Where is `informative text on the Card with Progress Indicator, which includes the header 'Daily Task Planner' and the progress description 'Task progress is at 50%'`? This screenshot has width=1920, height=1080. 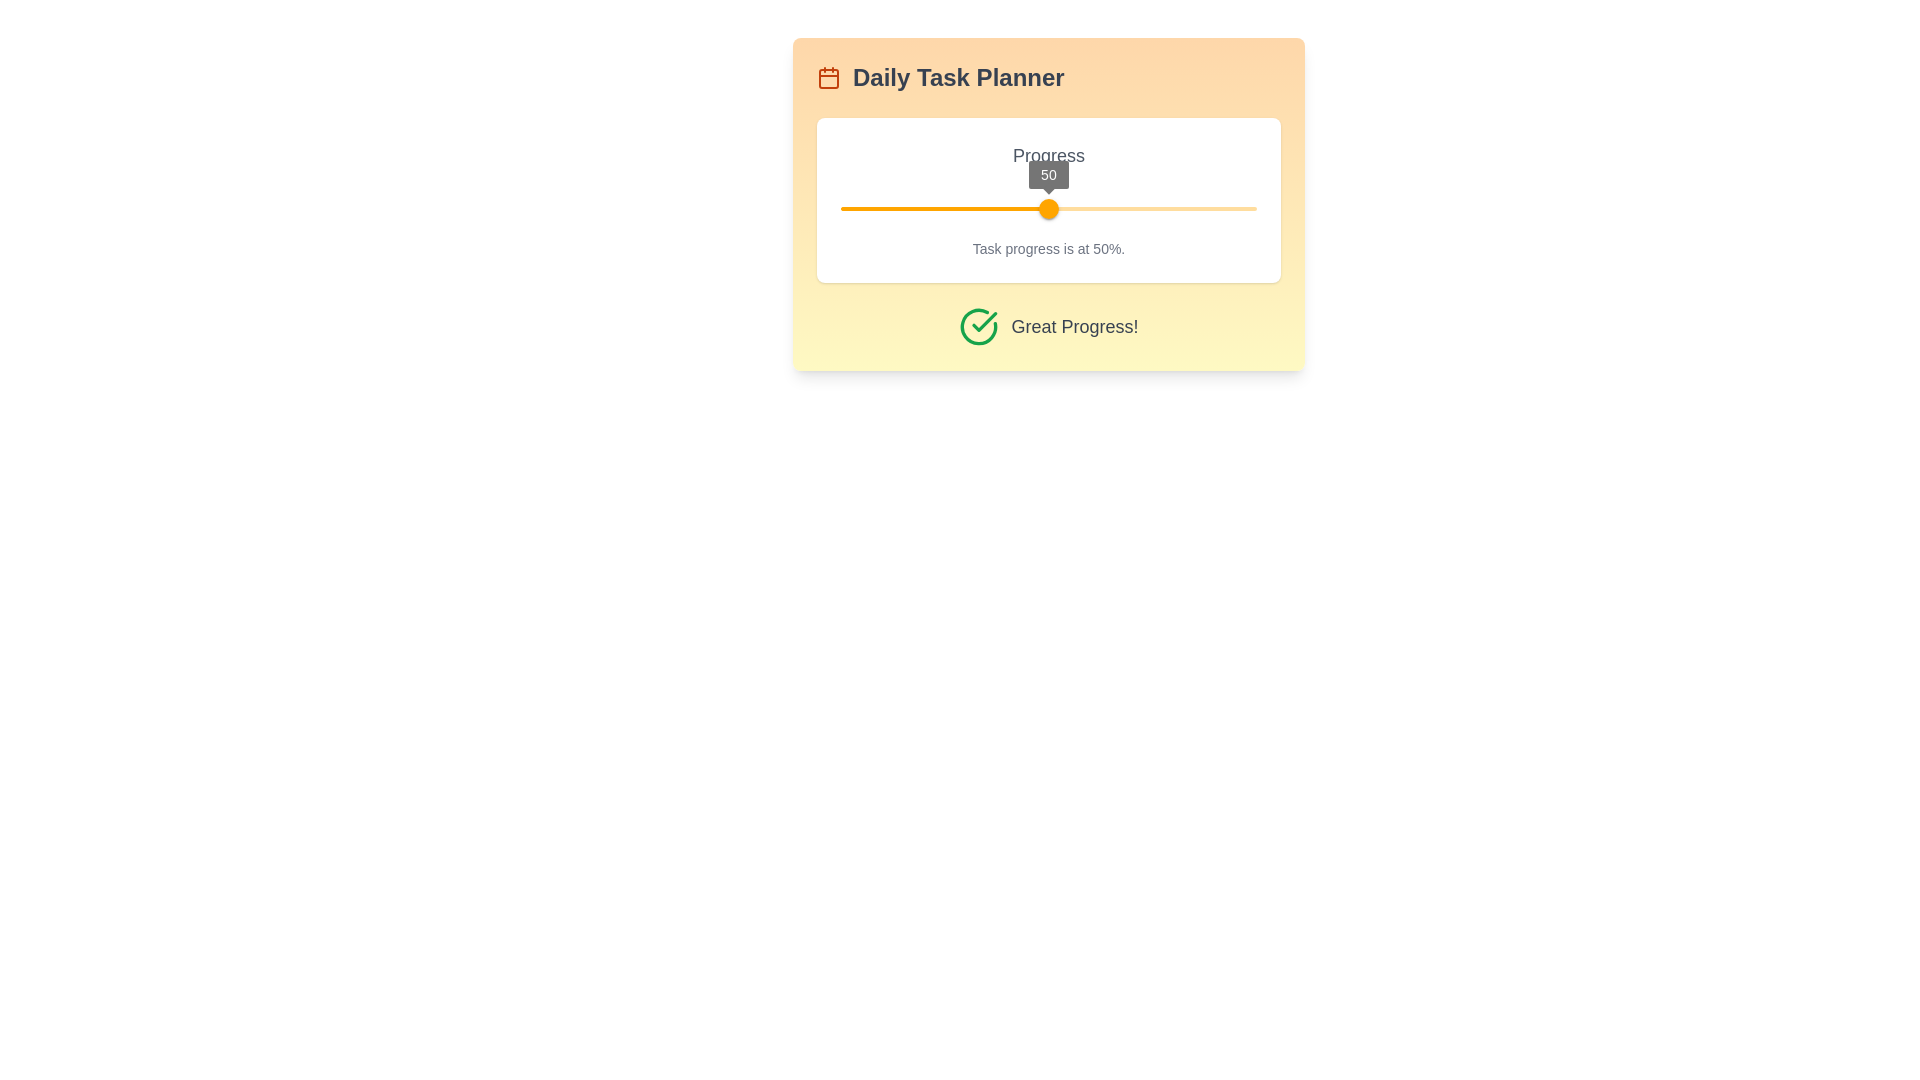
informative text on the Card with Progress Indicator, which includes the header 'Daily Task Planner' and the progress description 'Task progress is at 50%' is located at coordinates (1048, 204).